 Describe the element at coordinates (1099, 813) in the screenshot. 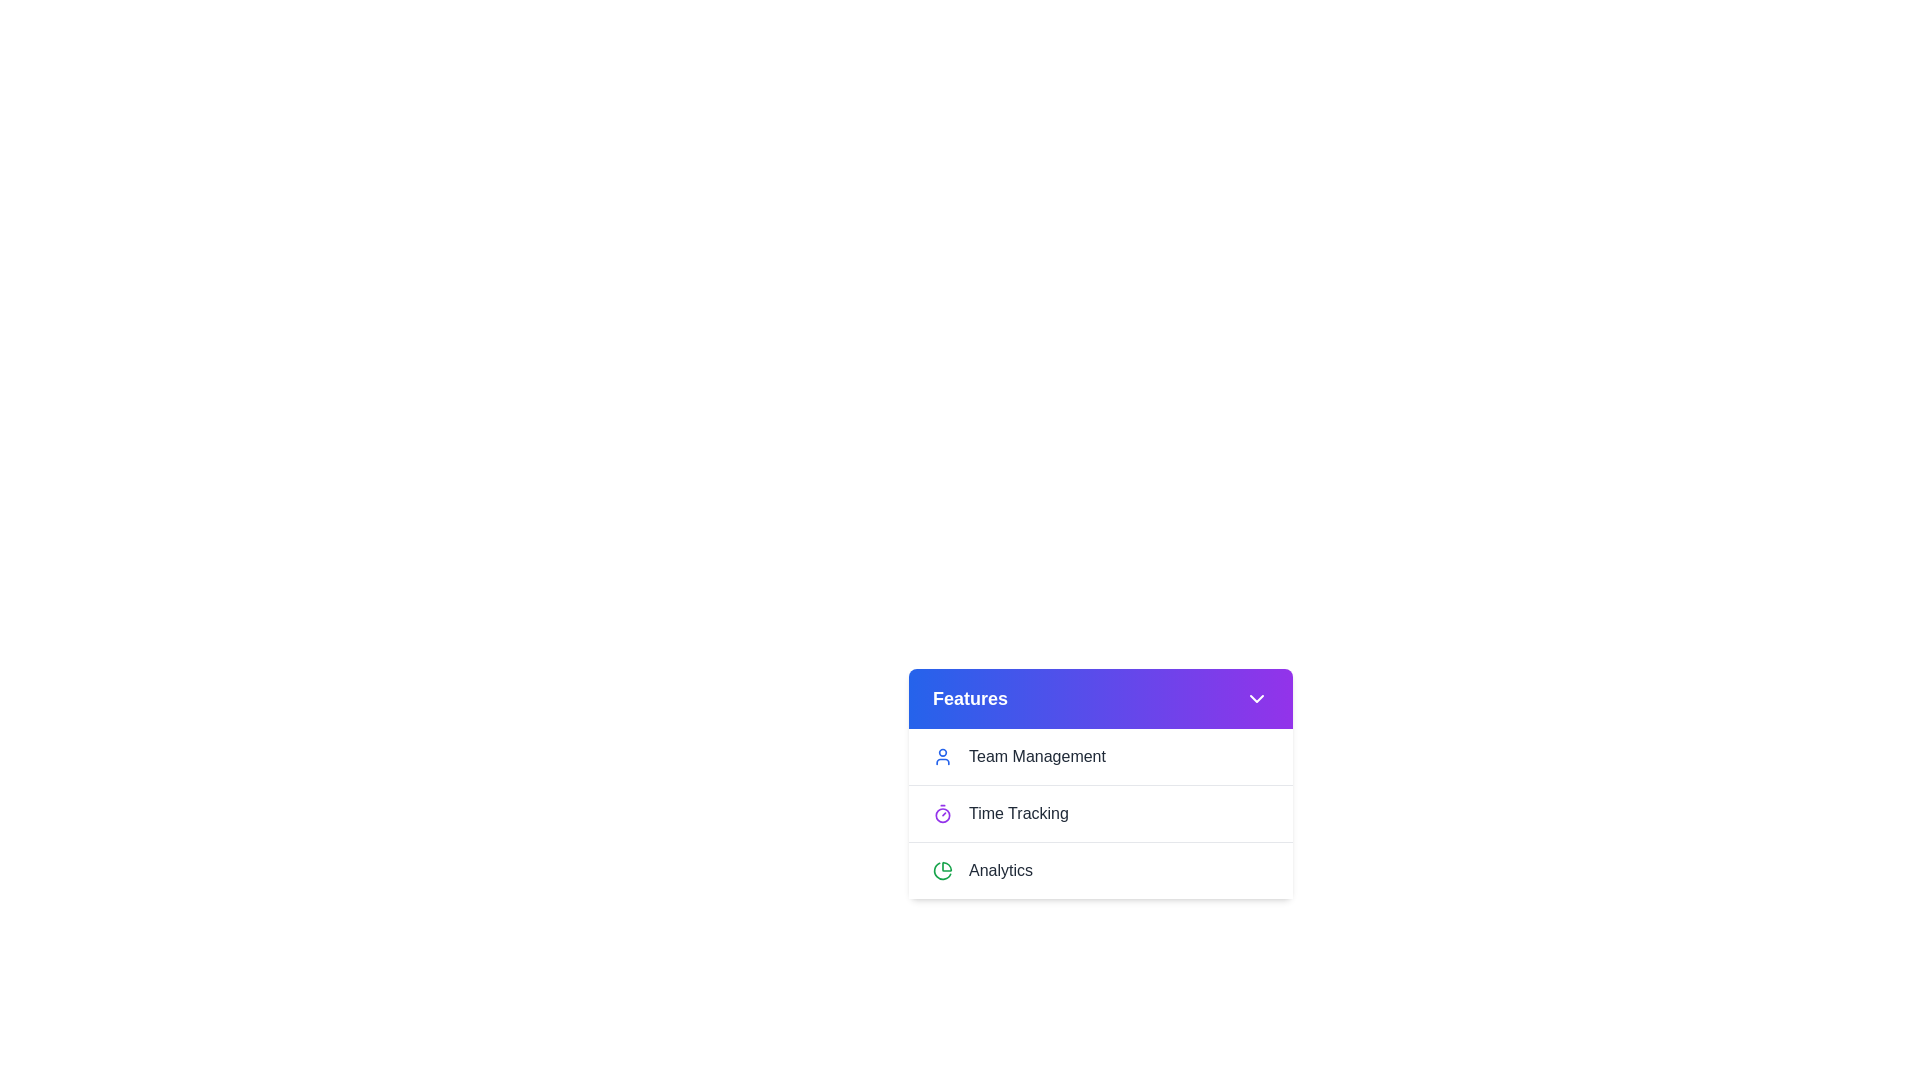

I see `the menu item 'Time Tracking' by clicking on it` at that location.